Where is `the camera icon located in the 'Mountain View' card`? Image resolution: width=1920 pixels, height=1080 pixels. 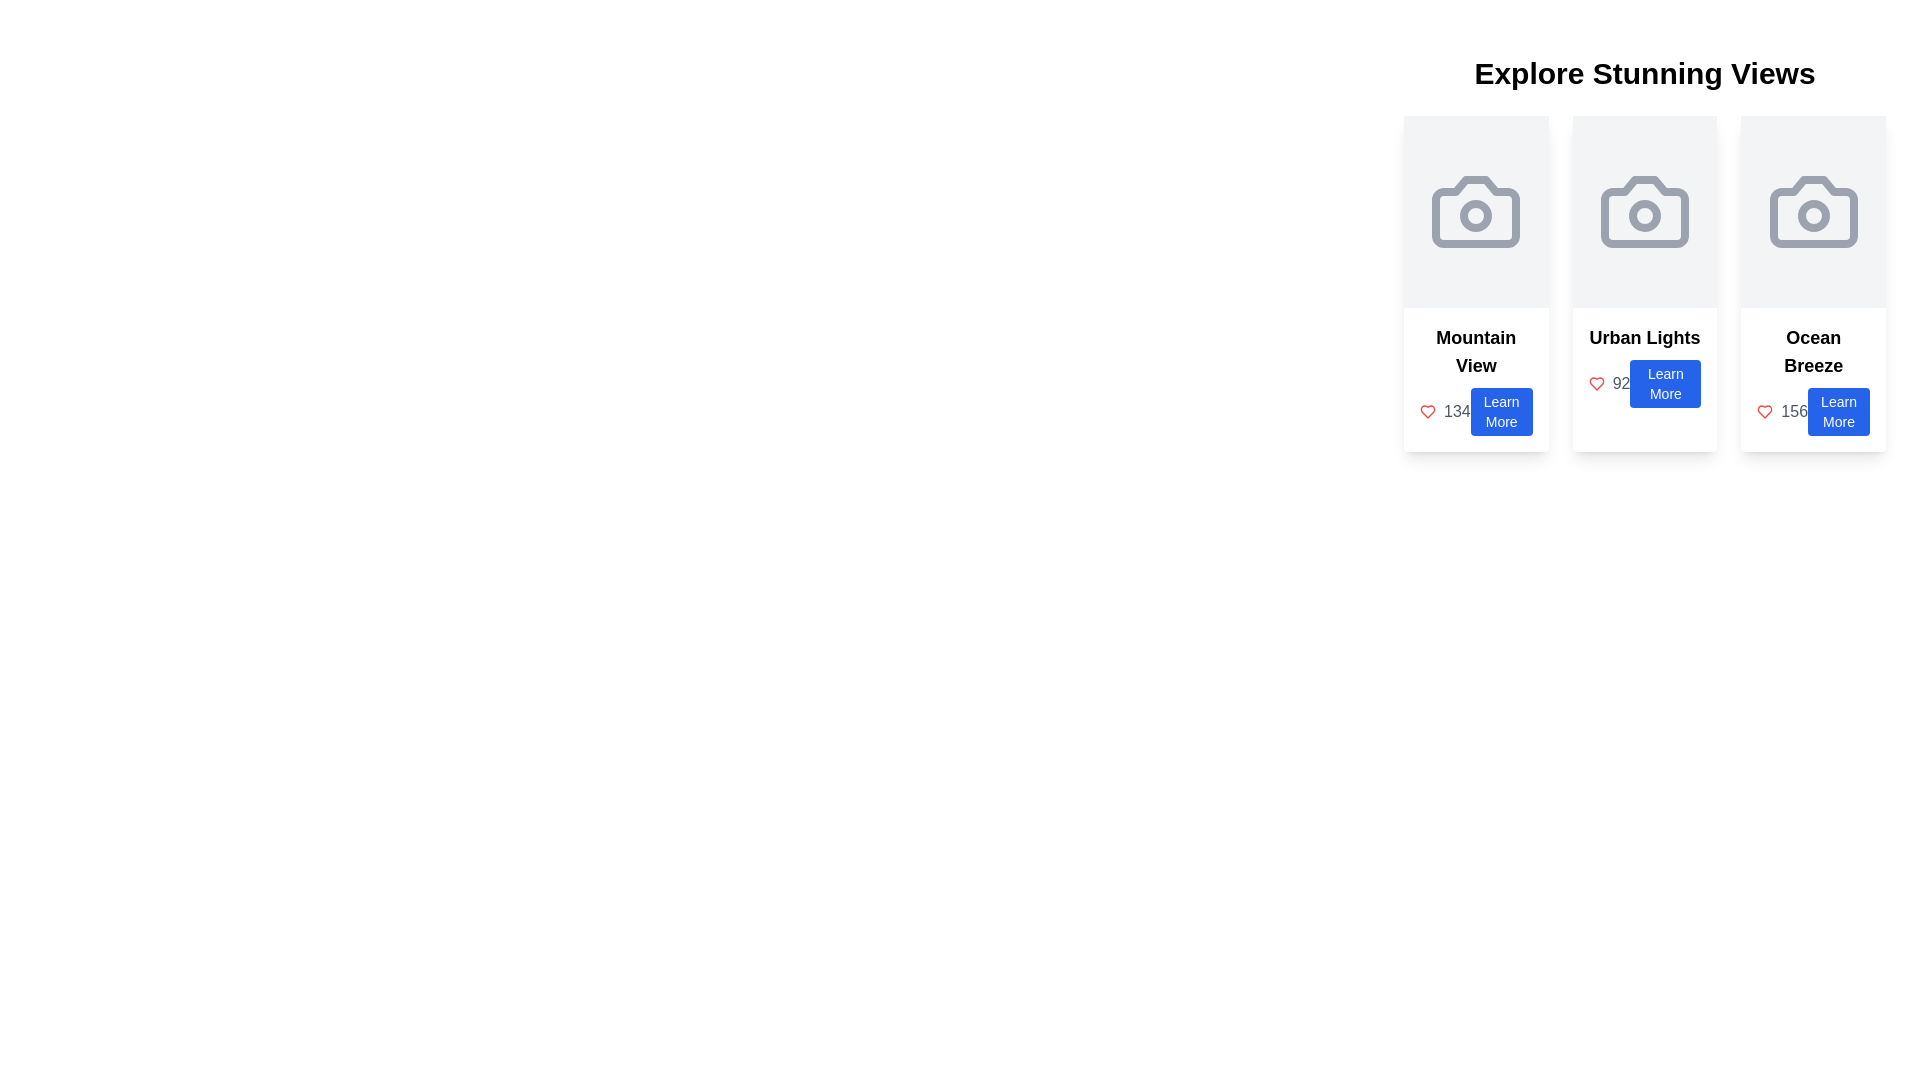 the camera icon located in the 'Mountain View' card is located at coordinates (1476, 212).